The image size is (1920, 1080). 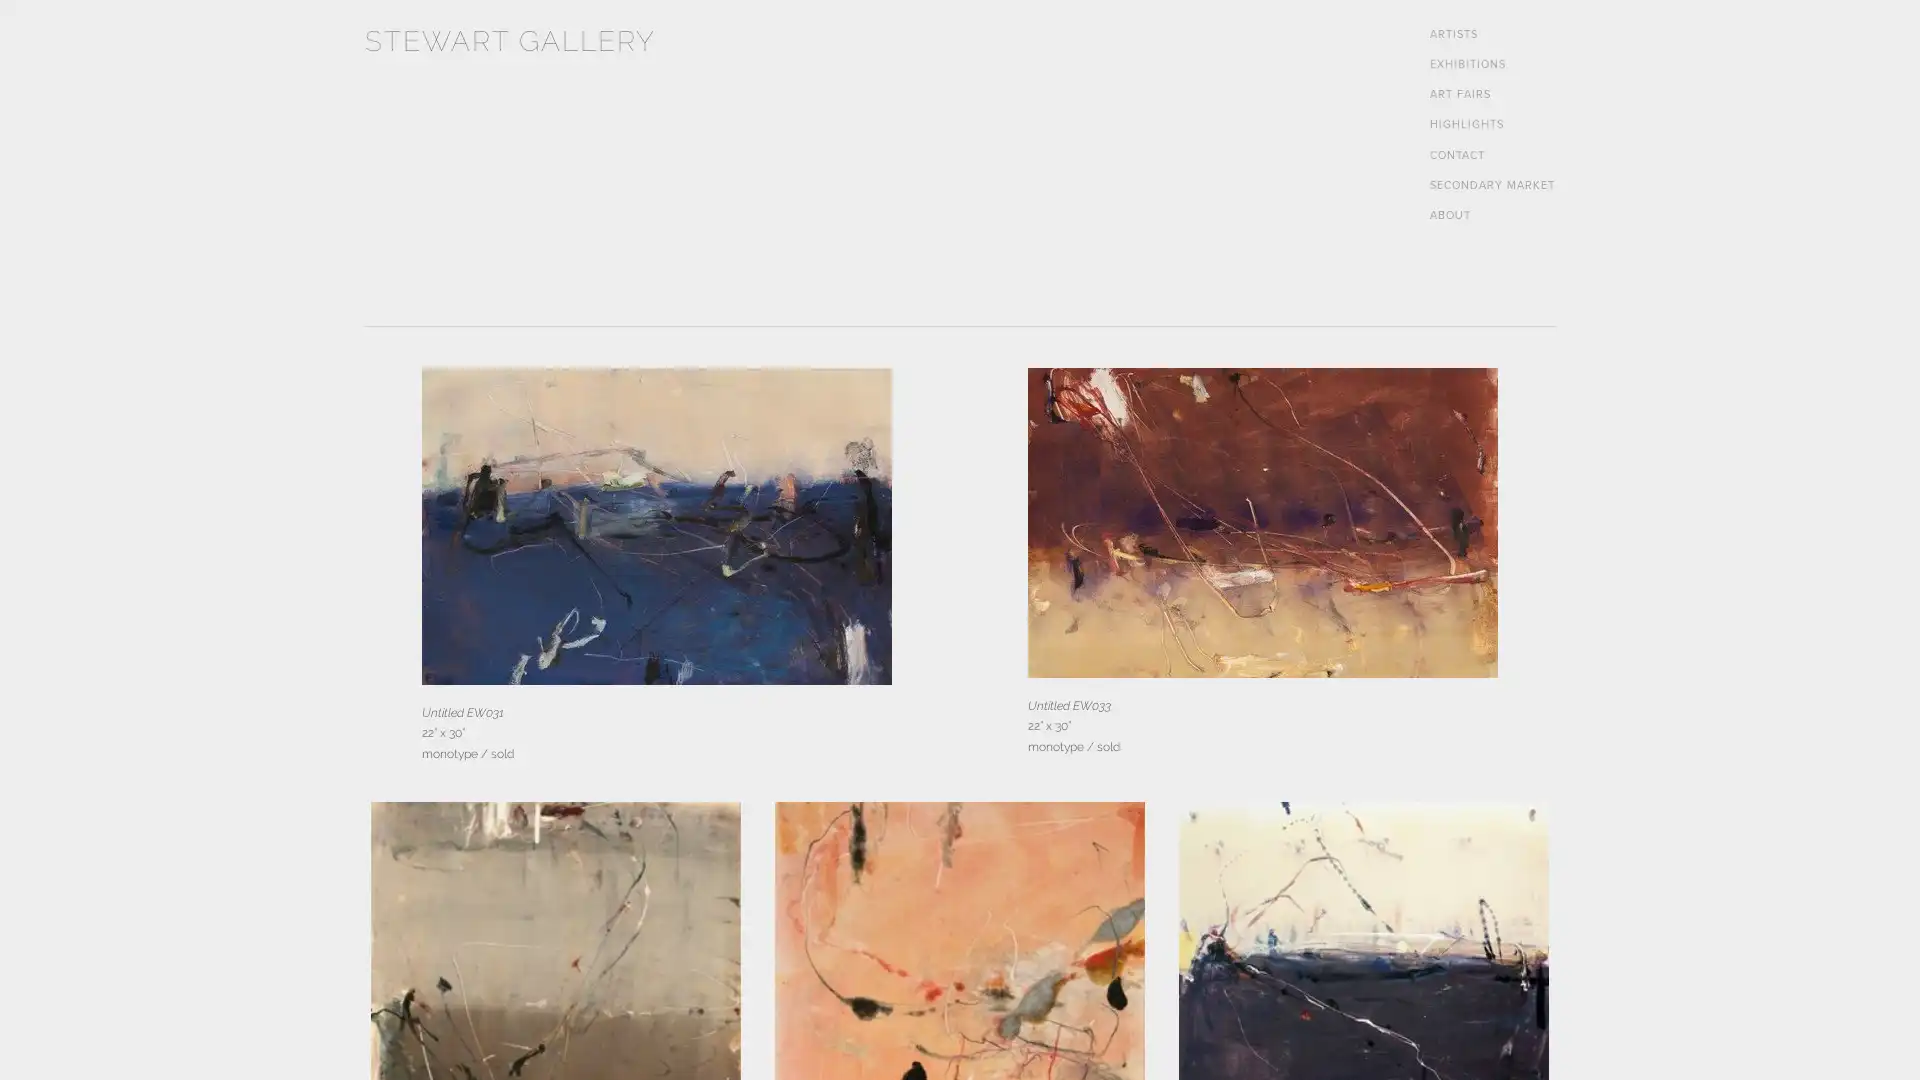 I want to click on View fullsize, so click(x=1261, y=522).